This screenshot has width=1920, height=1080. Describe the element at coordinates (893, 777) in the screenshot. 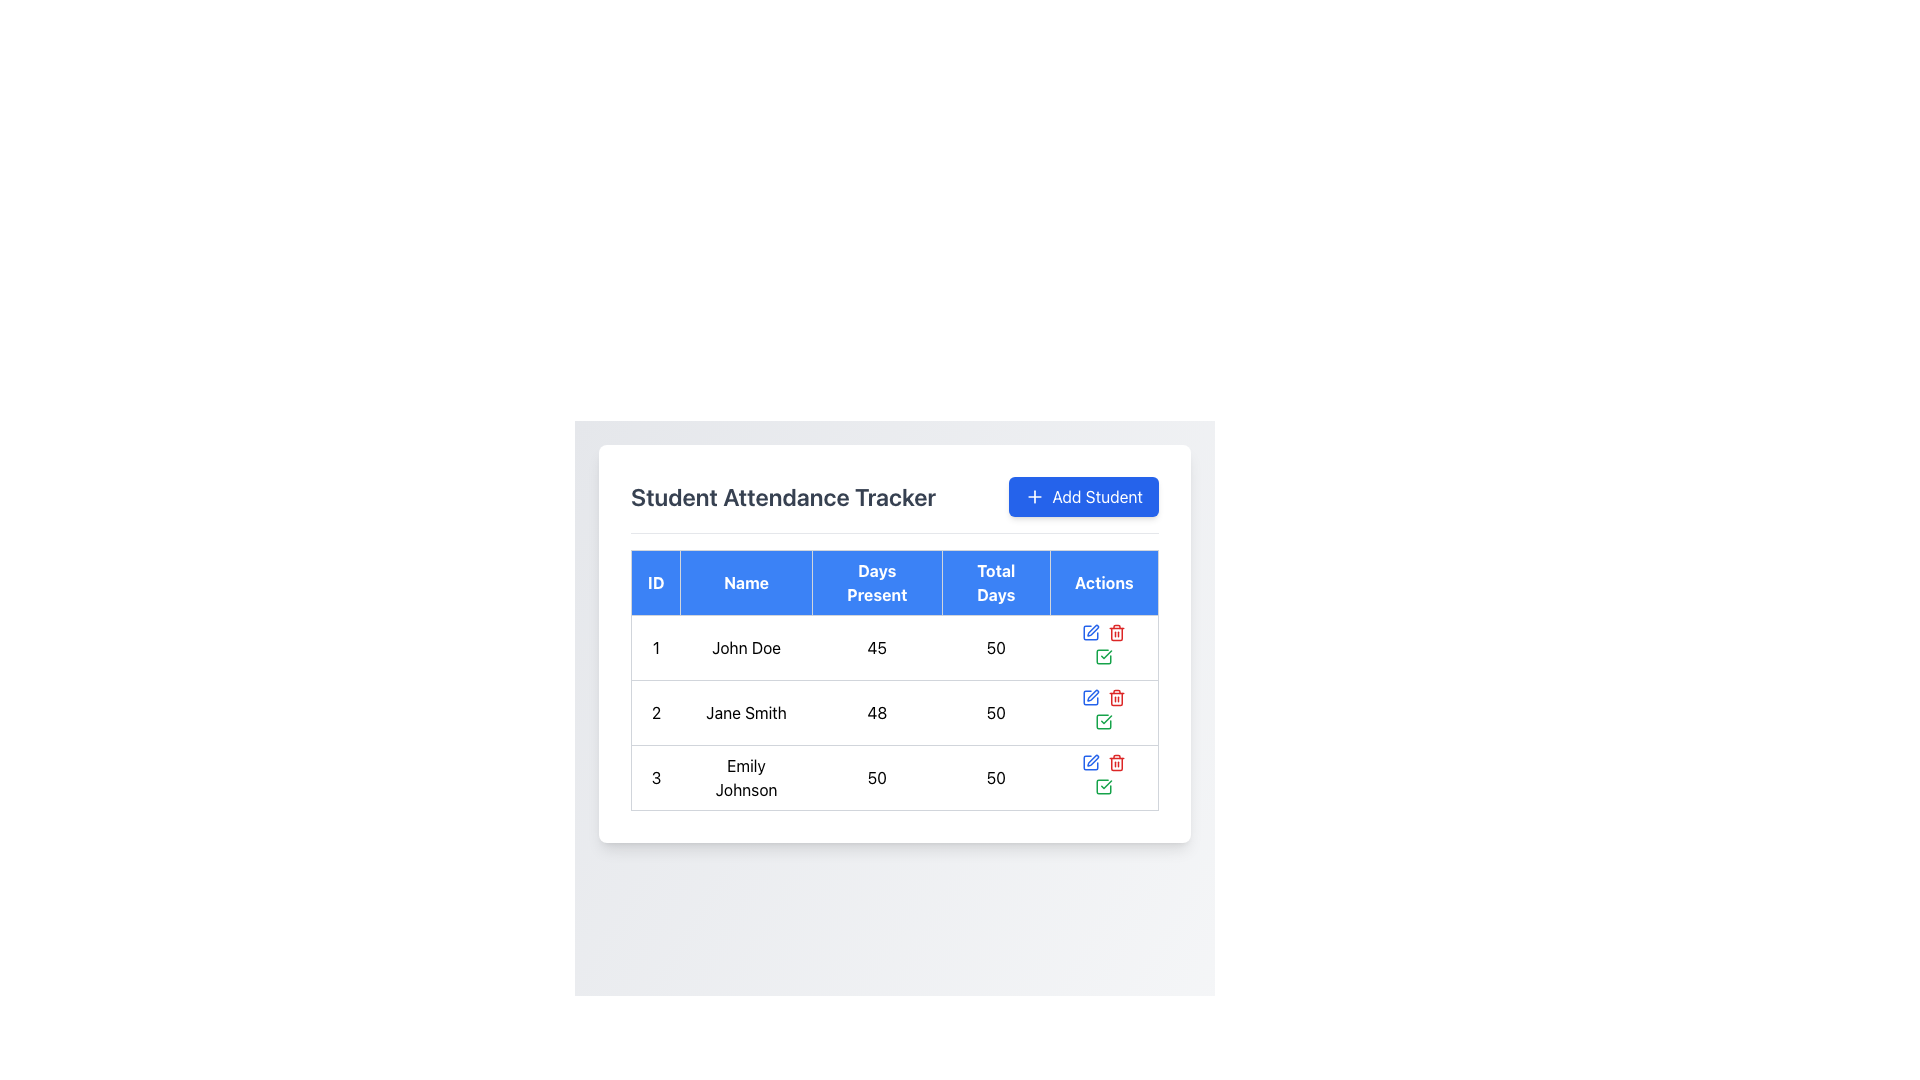

I see `the third row of the student attendance tracker table displaying attendance information for 'Emily Johnson'` at that location.